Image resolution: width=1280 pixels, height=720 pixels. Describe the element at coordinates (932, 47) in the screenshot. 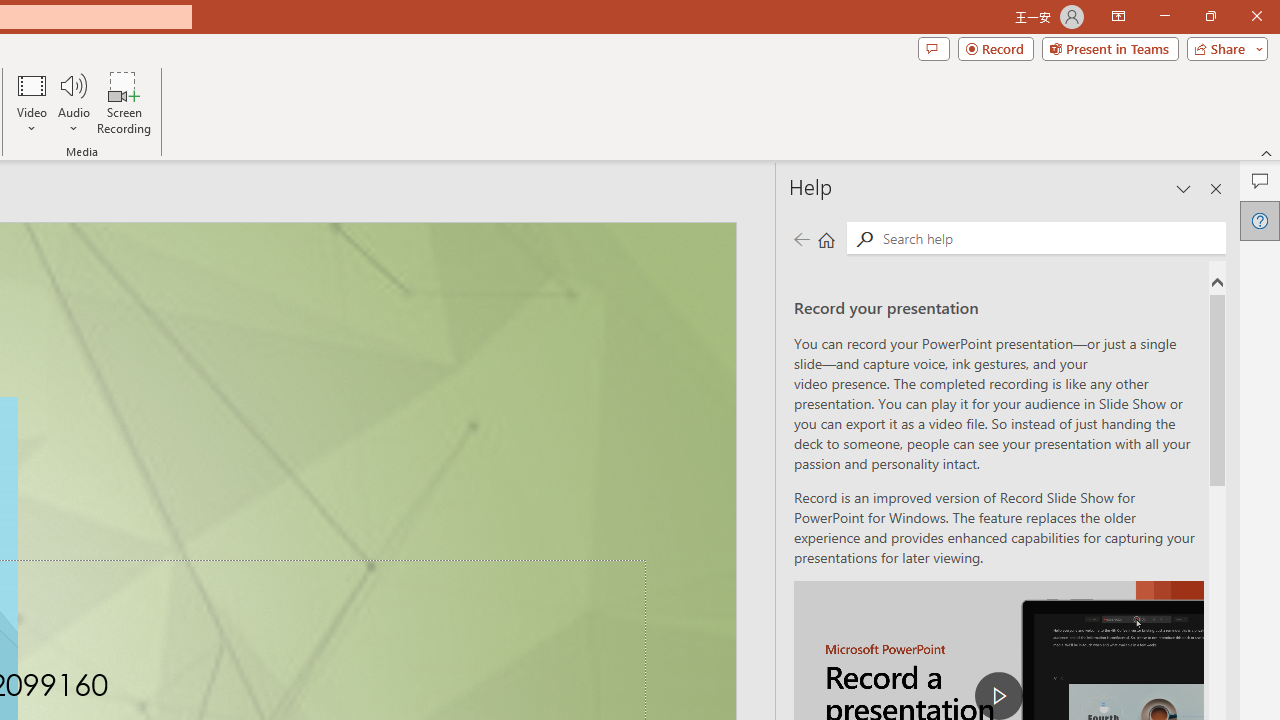

I see `'Comments'` at that location.